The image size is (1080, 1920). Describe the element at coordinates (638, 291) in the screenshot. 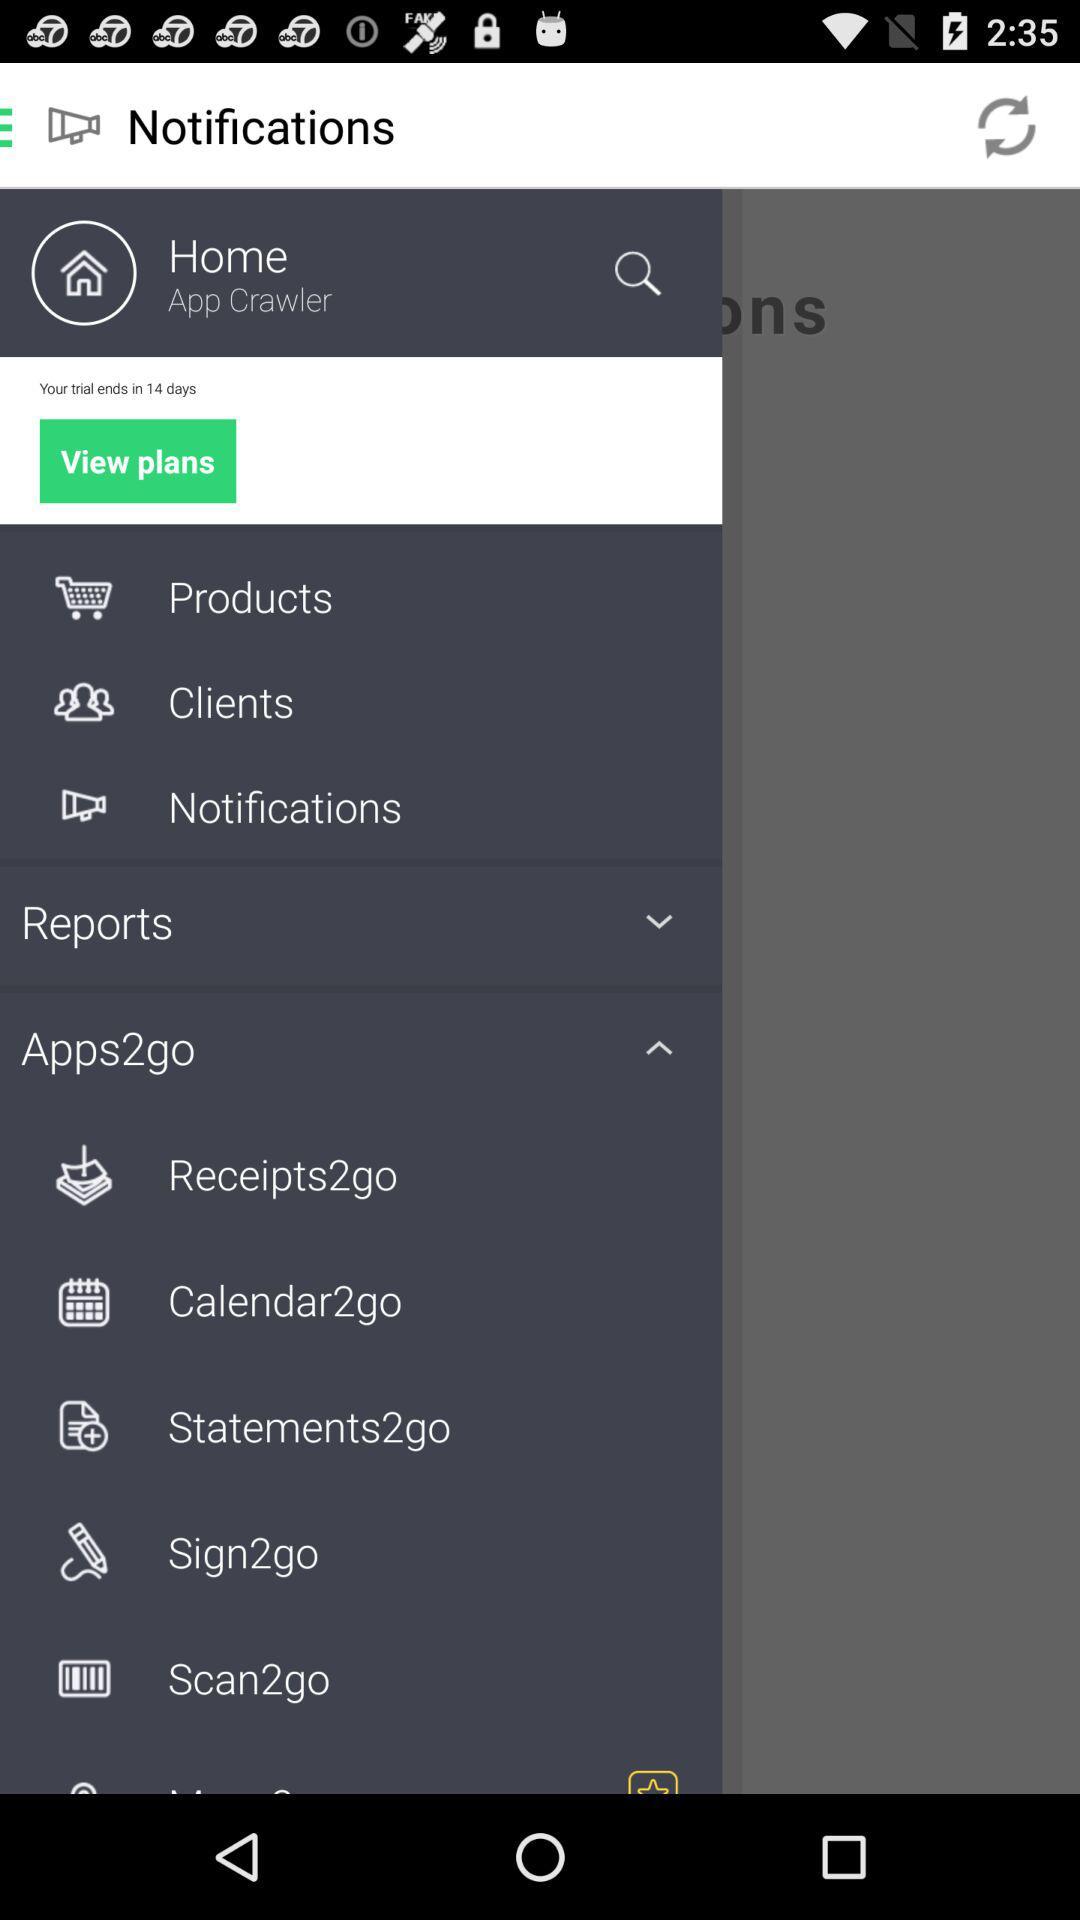

I see `the search icon` at that location.